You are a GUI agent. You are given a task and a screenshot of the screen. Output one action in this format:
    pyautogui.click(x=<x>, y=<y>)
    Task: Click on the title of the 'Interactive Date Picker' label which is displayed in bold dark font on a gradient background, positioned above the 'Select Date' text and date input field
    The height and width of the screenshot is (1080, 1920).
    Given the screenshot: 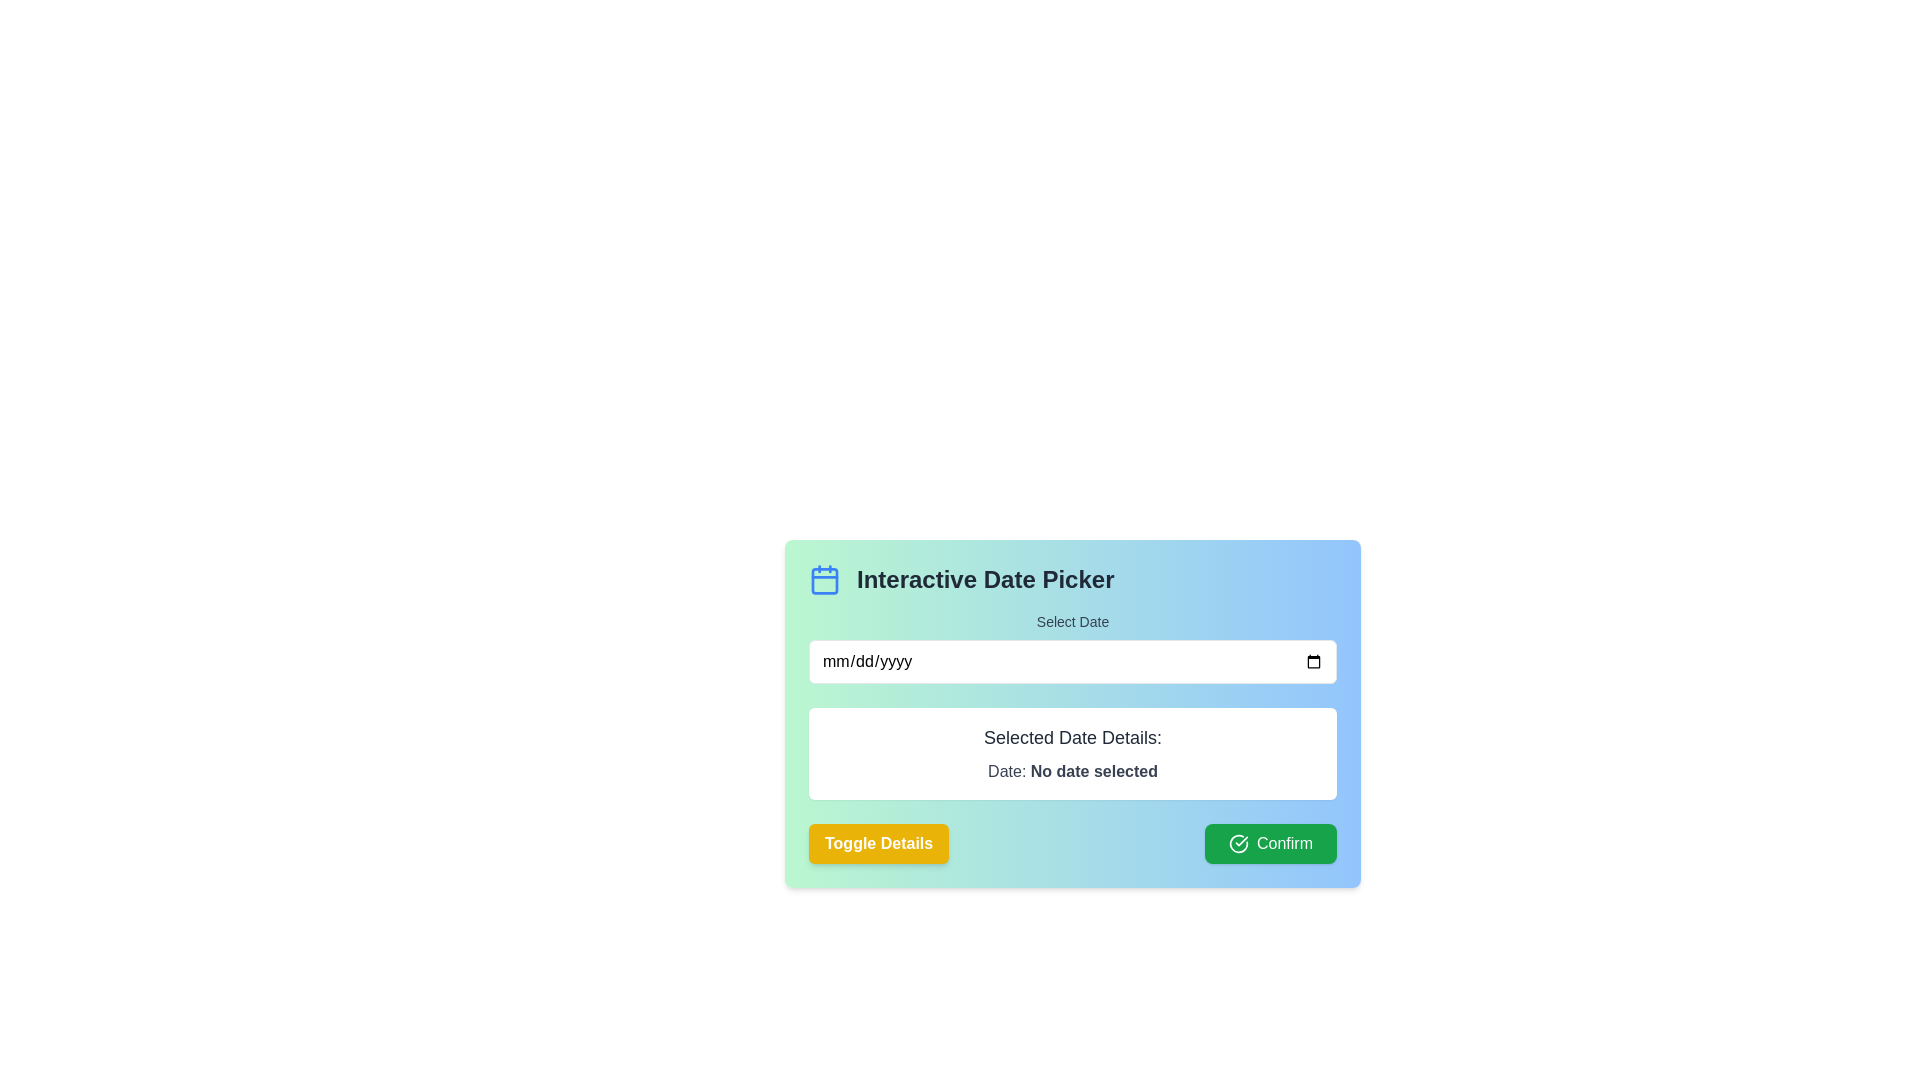 What is the action you would take?
    pyautogui.click(x=1072, y=579)
    